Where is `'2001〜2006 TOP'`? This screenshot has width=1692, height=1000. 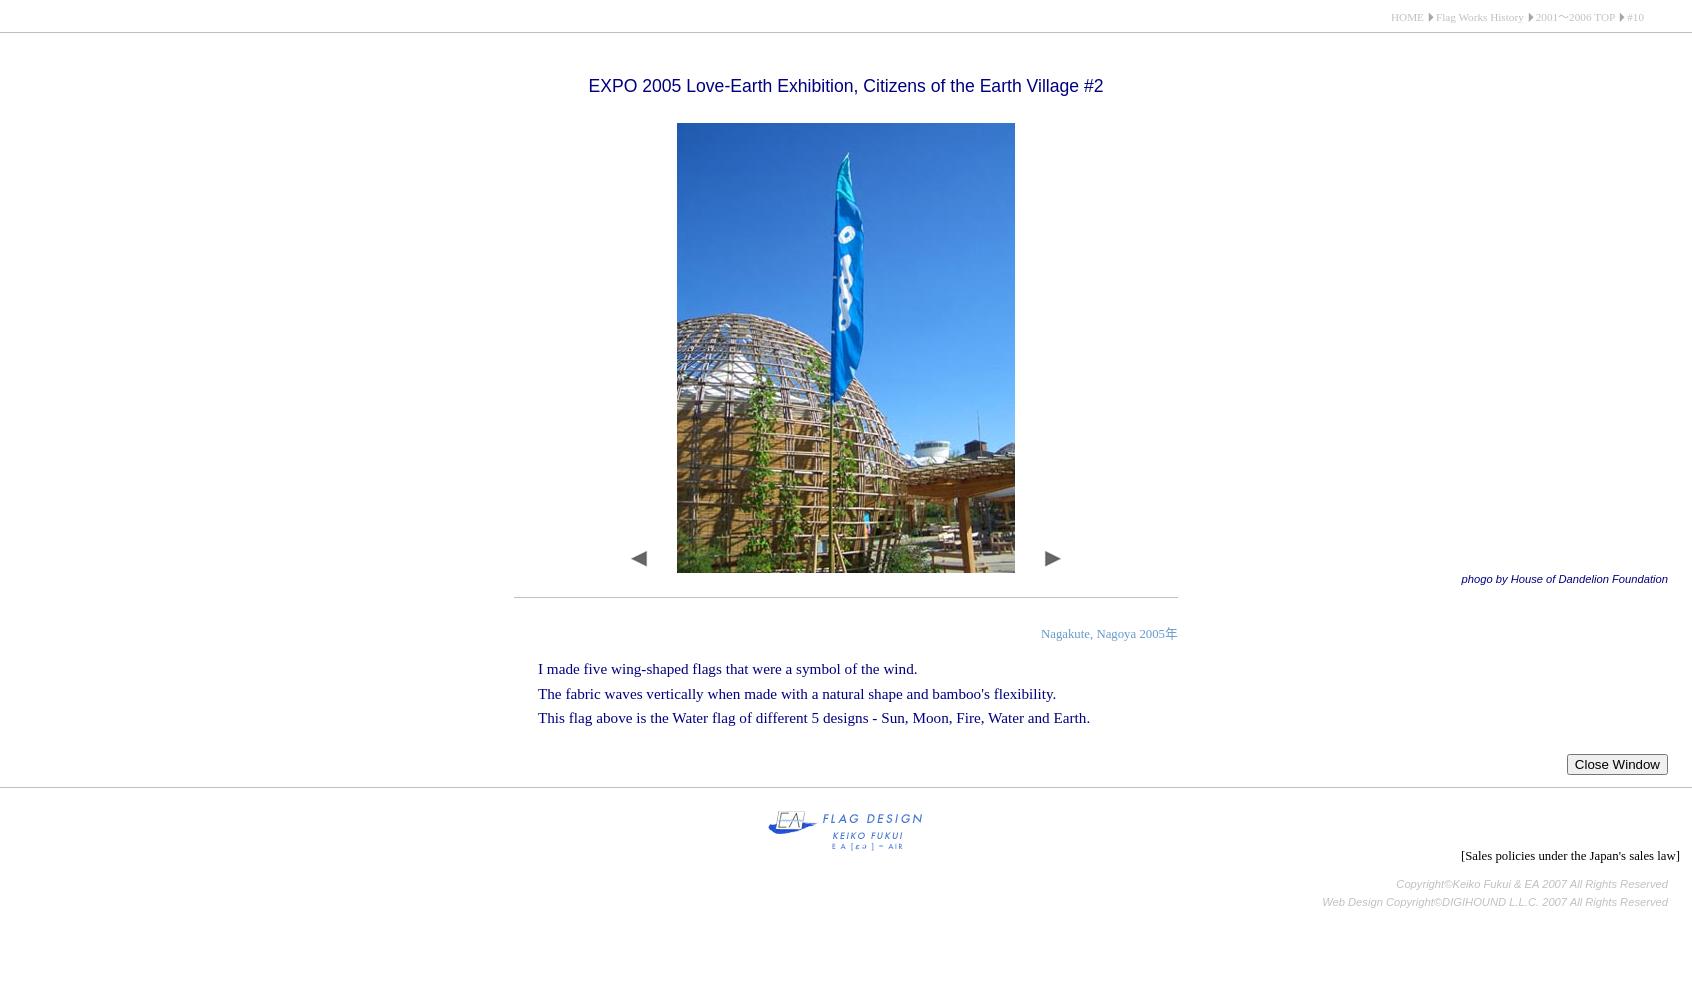
'2001〜2006 TOP' is located at coordinates (1574, 17).